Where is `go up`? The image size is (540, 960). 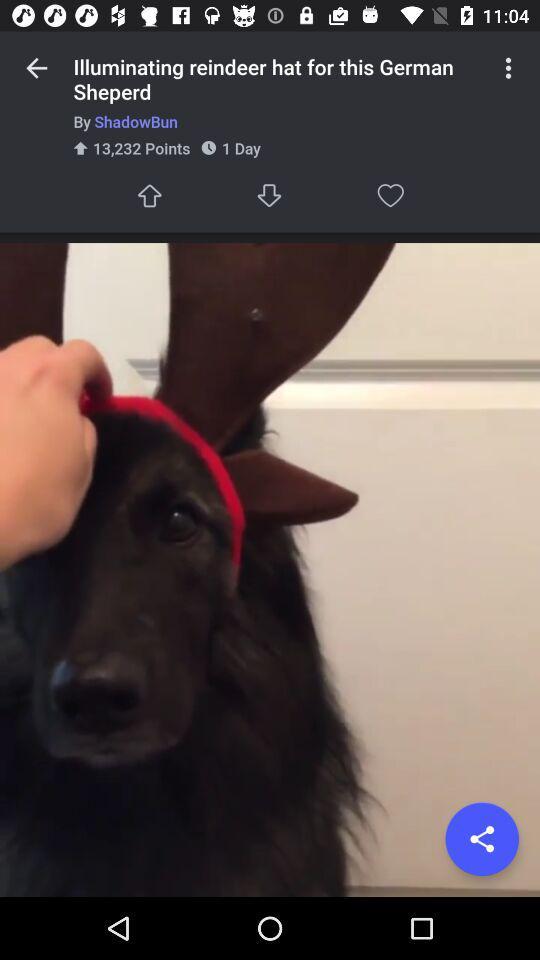 go up is located at coordinates (148, 195).